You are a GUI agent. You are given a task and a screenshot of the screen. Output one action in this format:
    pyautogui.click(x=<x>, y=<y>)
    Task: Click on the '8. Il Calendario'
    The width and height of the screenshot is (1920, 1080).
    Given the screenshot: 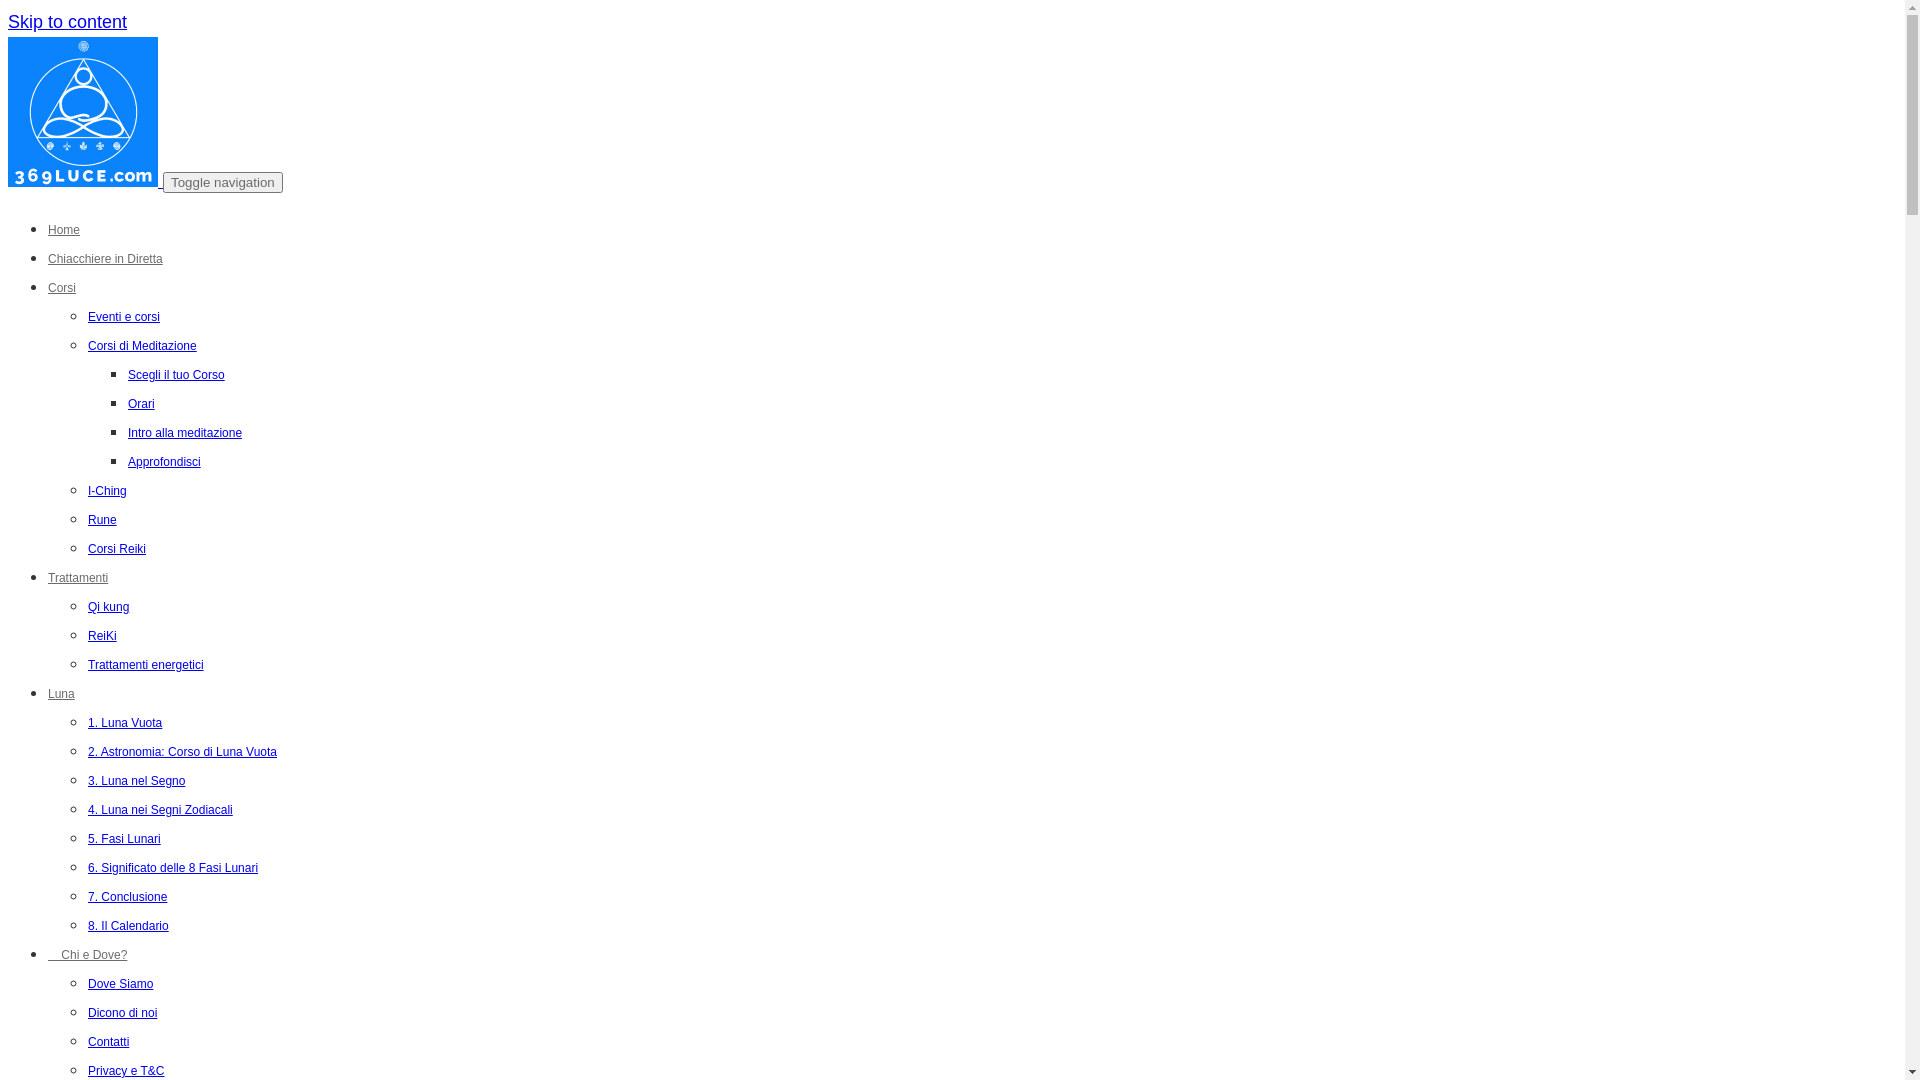 What is the action you would take?
    pyautogui.click(x=127, y=925)
    